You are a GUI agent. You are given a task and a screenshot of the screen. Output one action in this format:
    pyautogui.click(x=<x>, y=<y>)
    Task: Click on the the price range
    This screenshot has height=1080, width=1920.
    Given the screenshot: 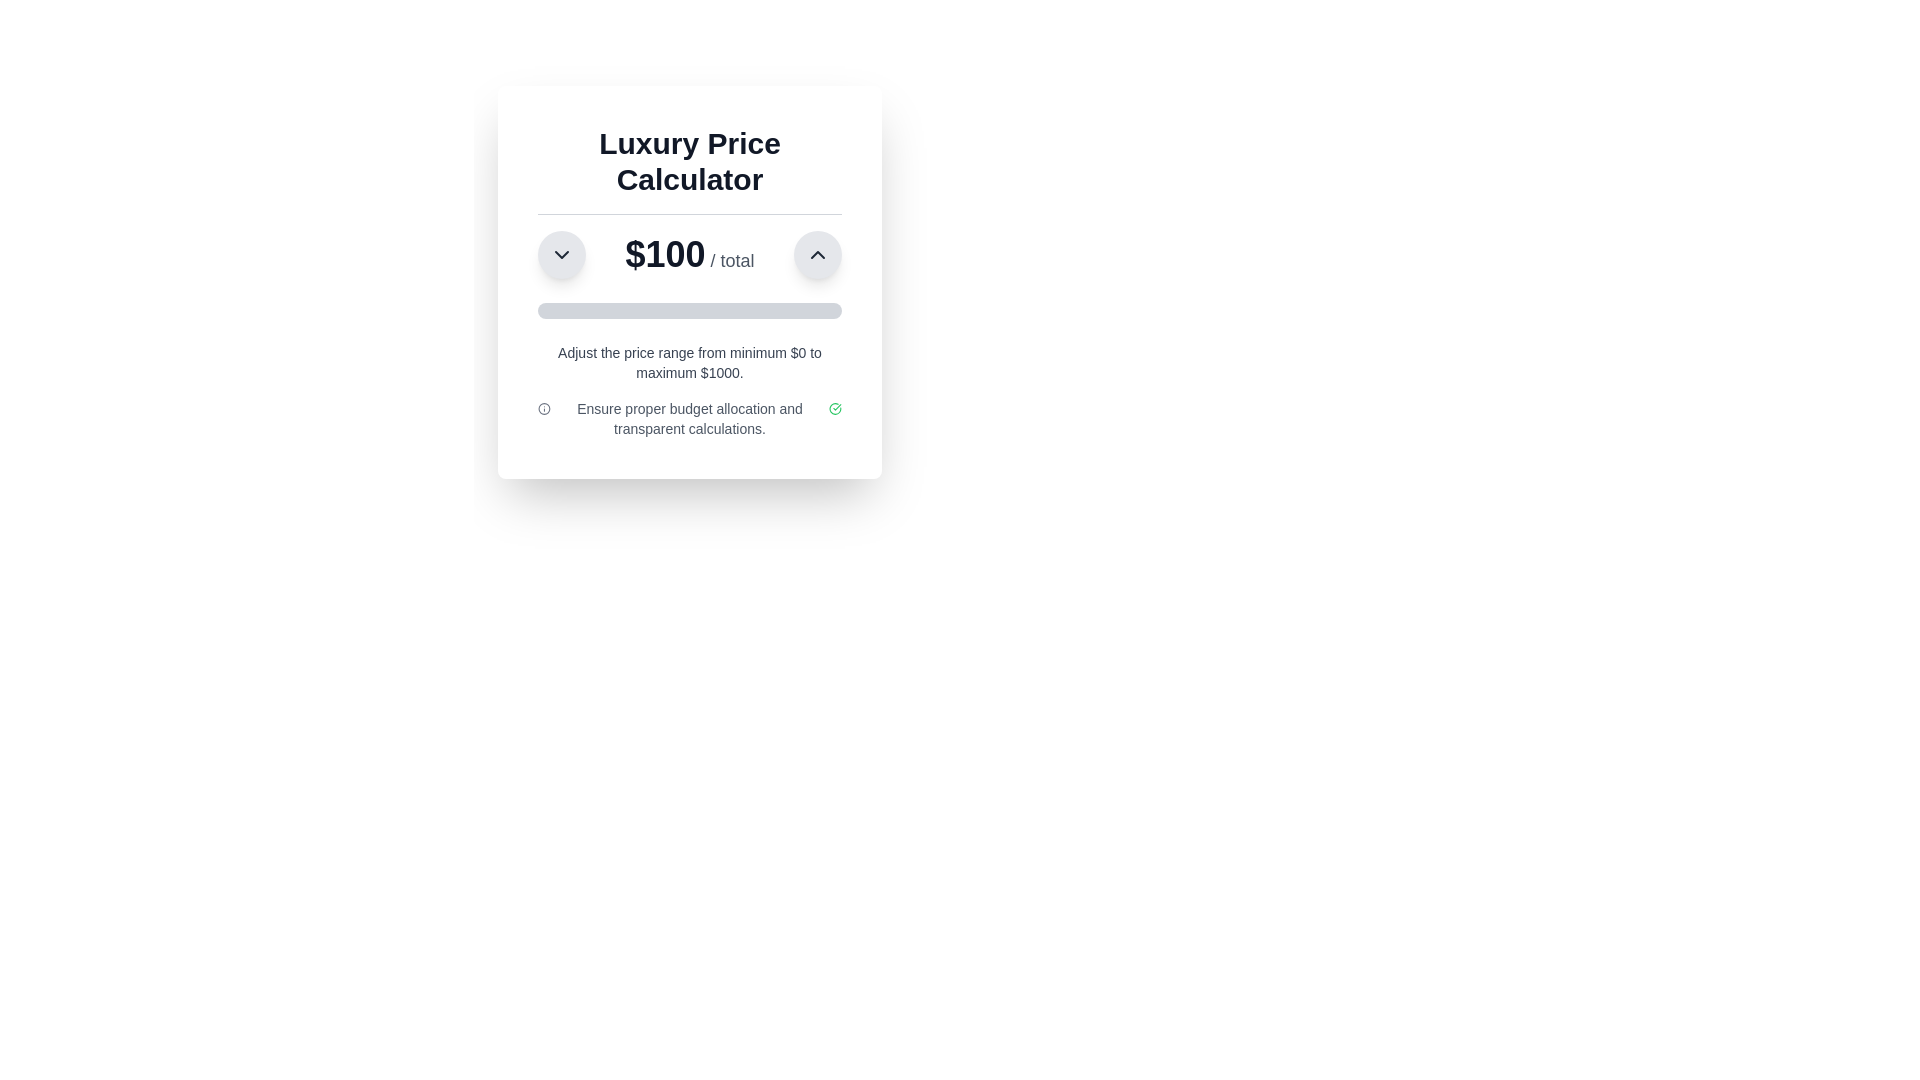 What is the action you would take?
    pyautogui.click(x=559, y=311)
    